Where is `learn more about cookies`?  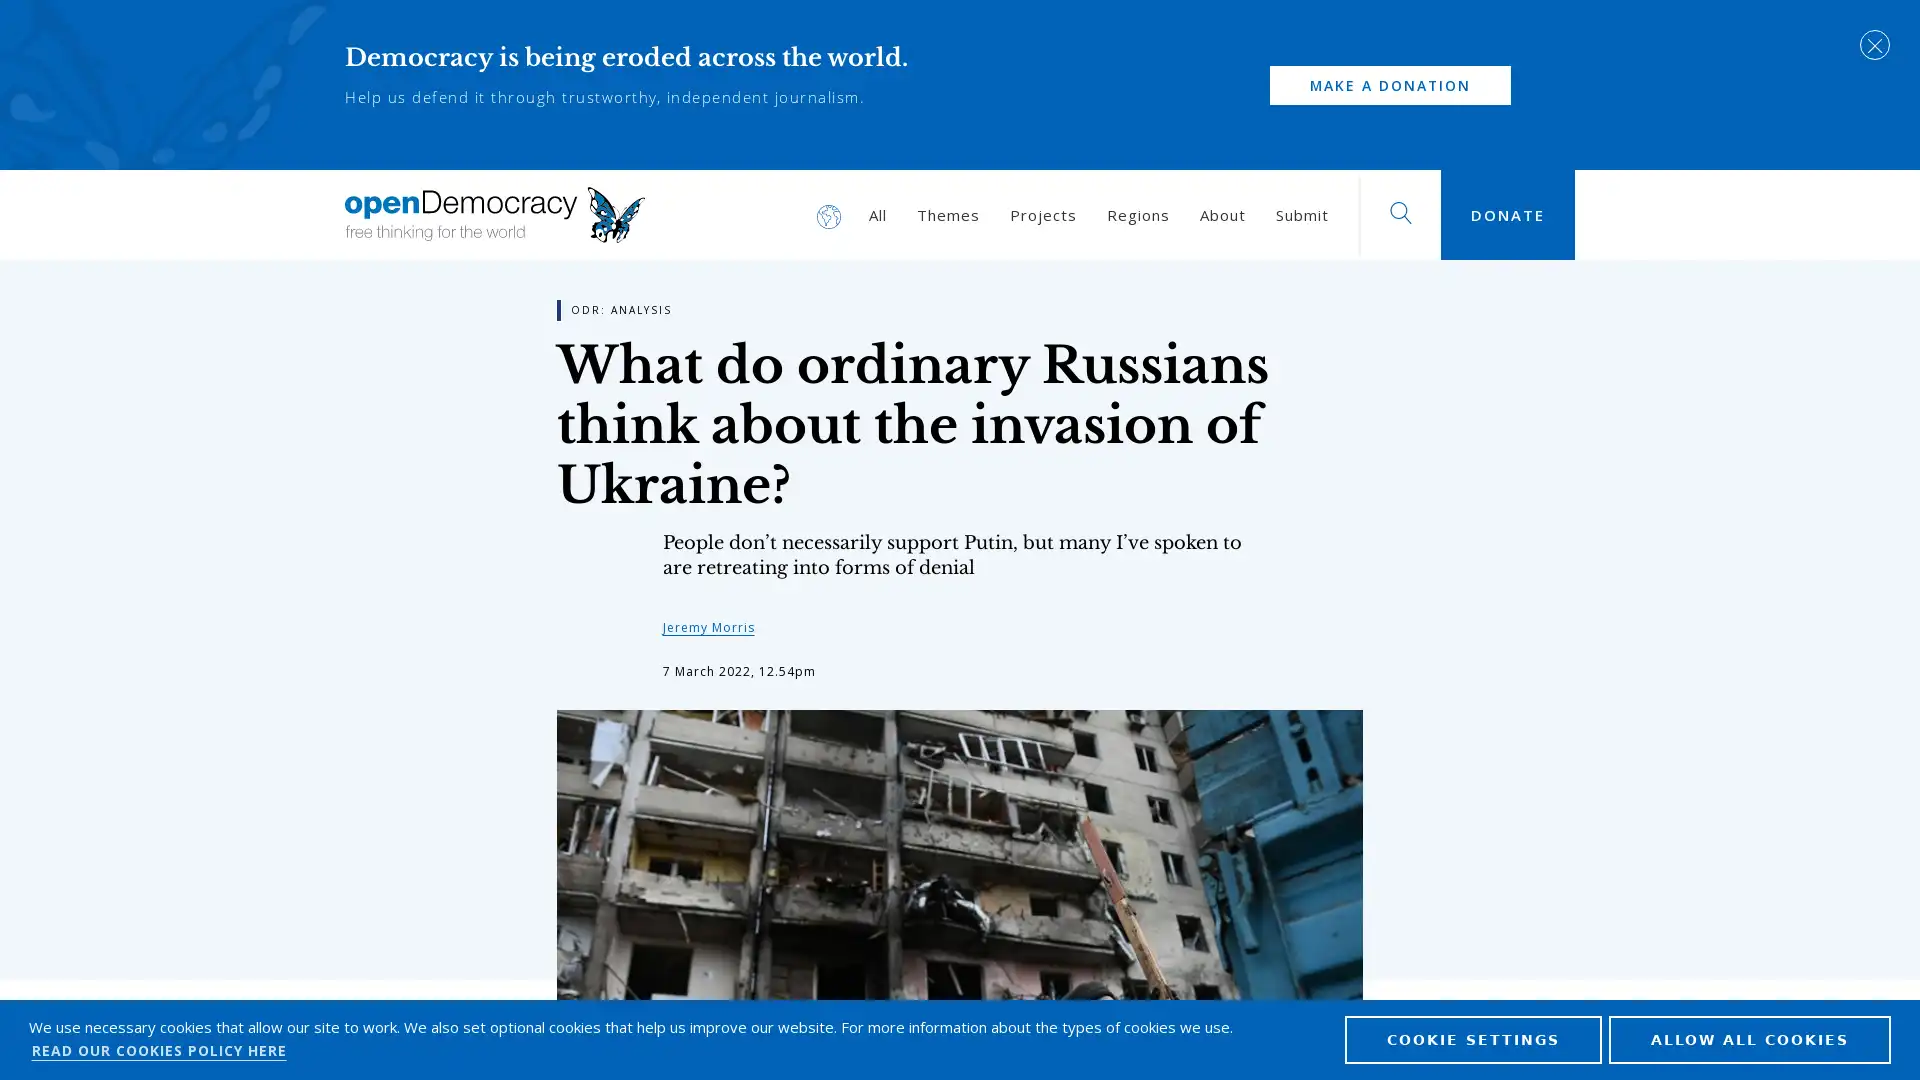
learn more about cookies is located at coordinates (157, 1049).